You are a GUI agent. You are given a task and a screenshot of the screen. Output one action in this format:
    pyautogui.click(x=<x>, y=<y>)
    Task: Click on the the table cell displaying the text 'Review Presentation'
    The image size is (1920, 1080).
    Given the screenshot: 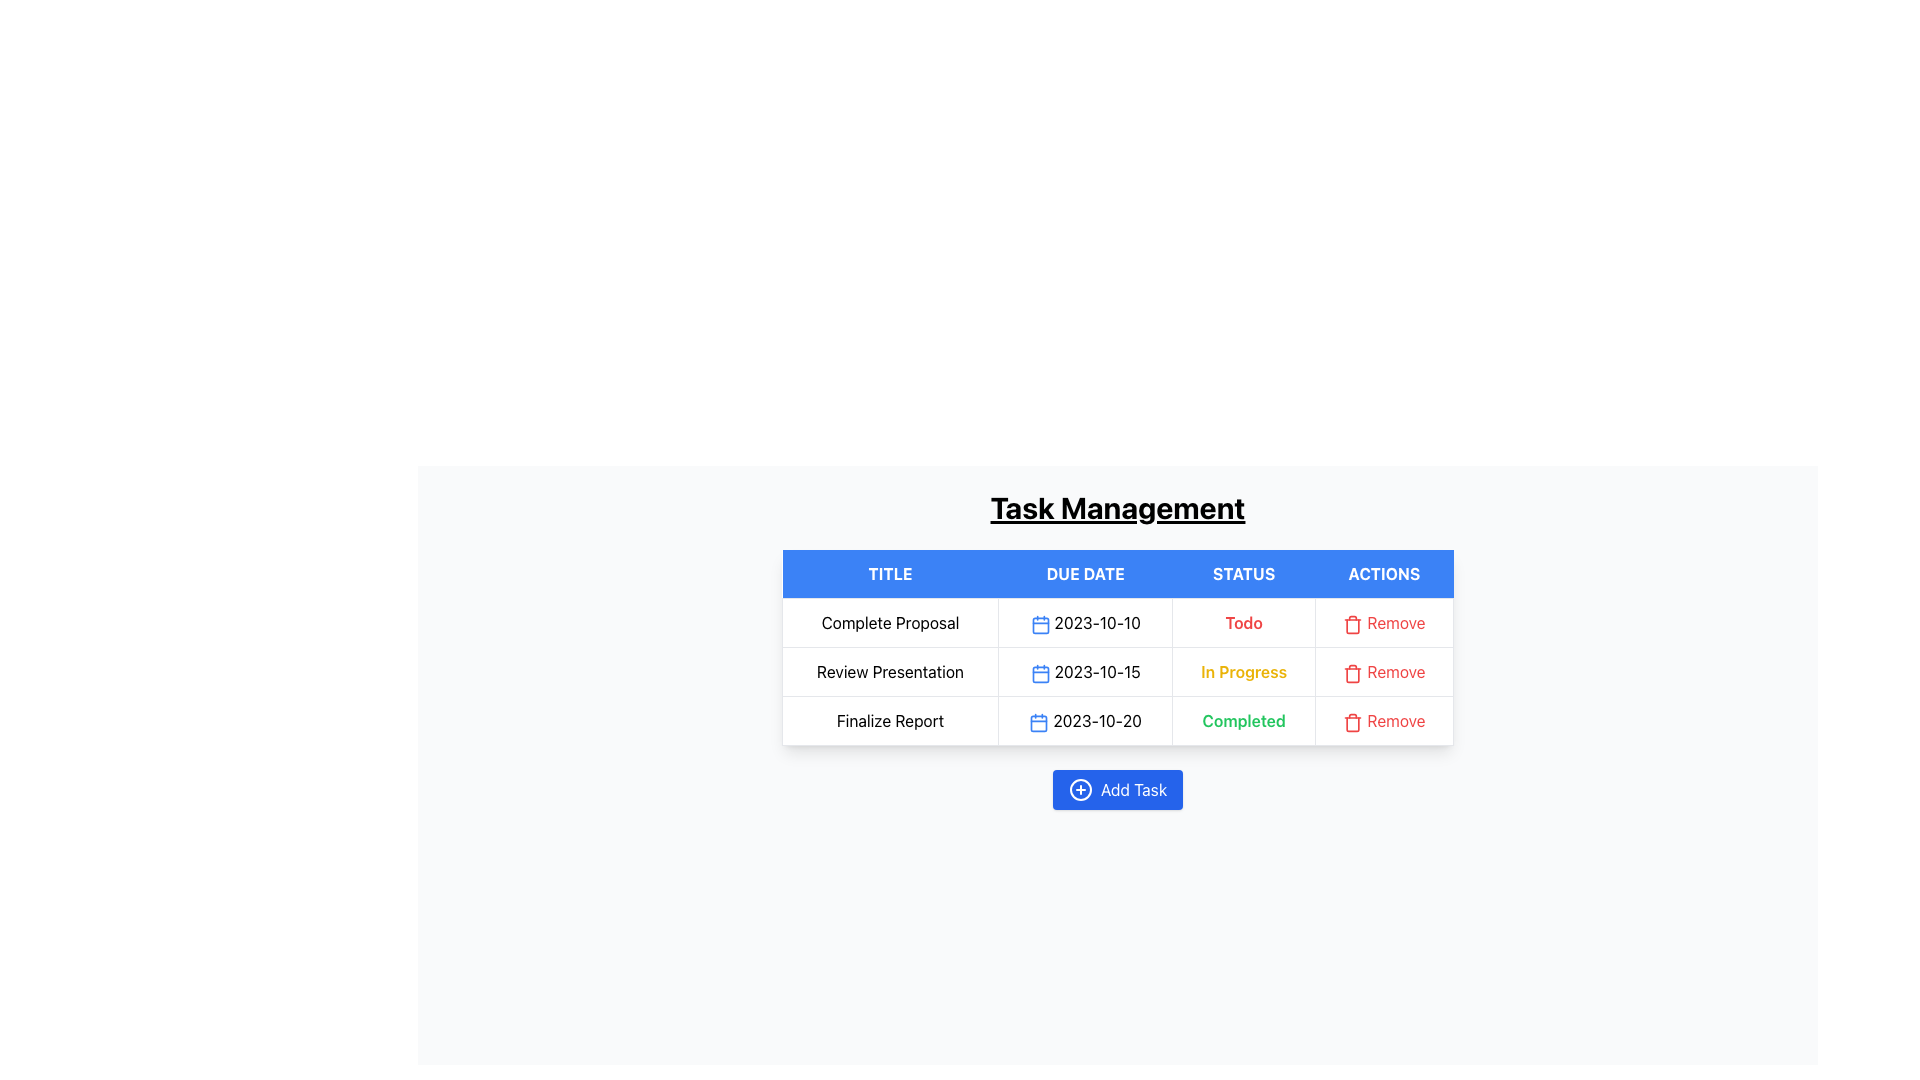 What is the action you would take?
    pyautogui.click(x=889, y=671)
    